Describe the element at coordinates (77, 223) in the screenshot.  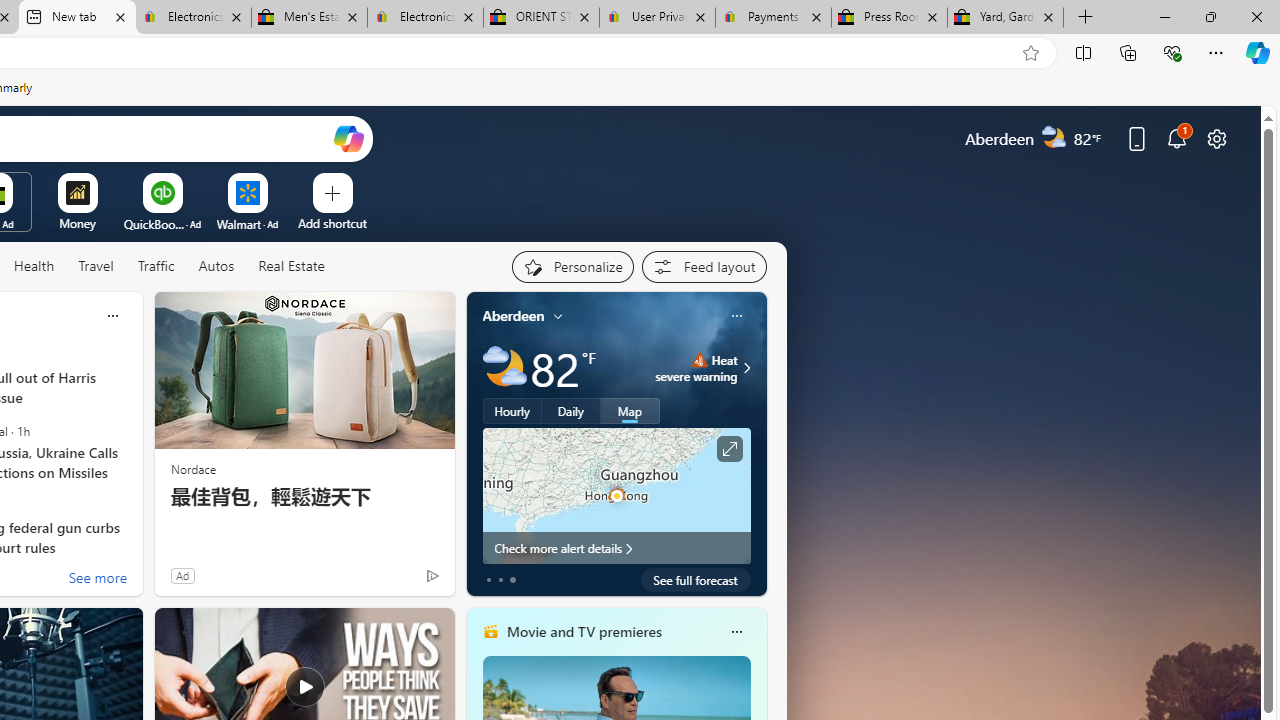
I see `'Money'` at that location.